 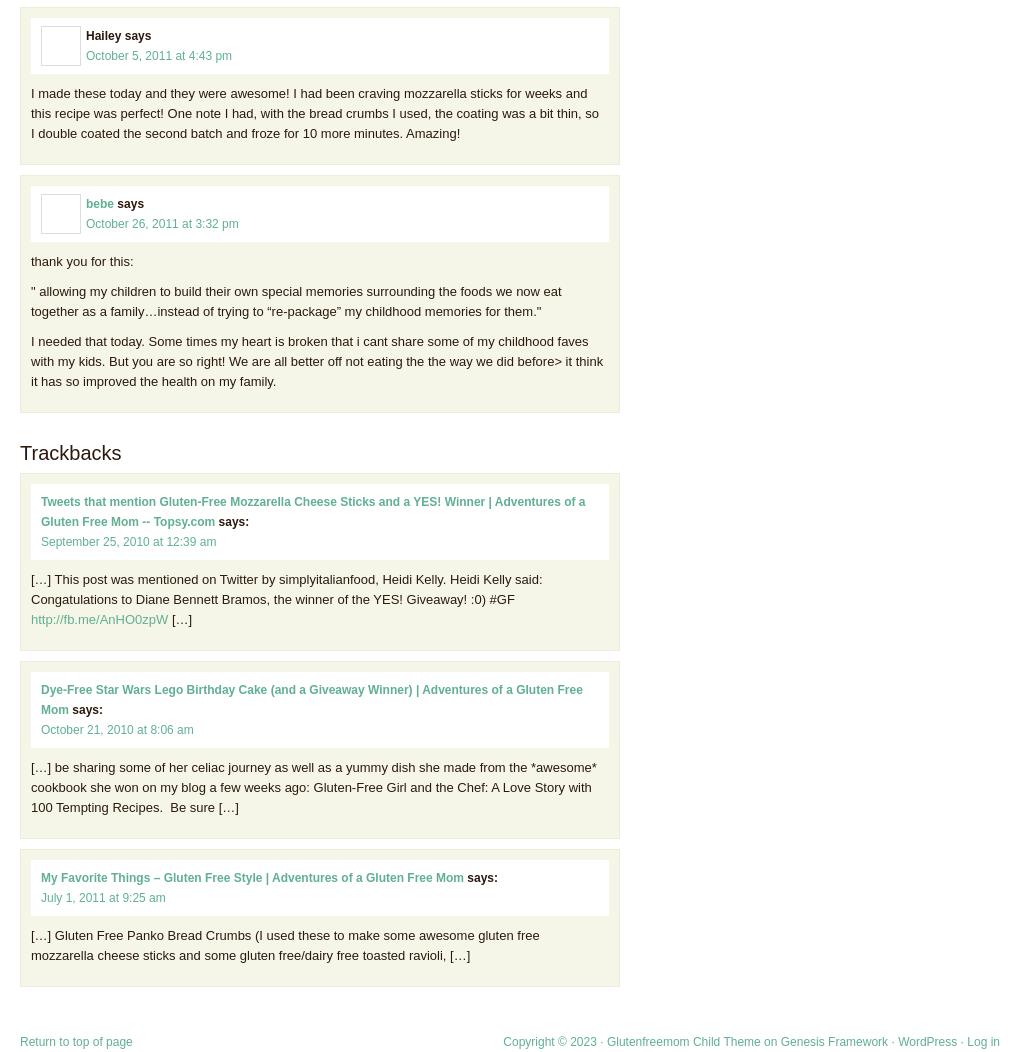 What do you see at coordinates (159, 54) in the screenshot?
I see `'October 5, 2011 at 4:43 pm'` at bounding box center [159, 54].